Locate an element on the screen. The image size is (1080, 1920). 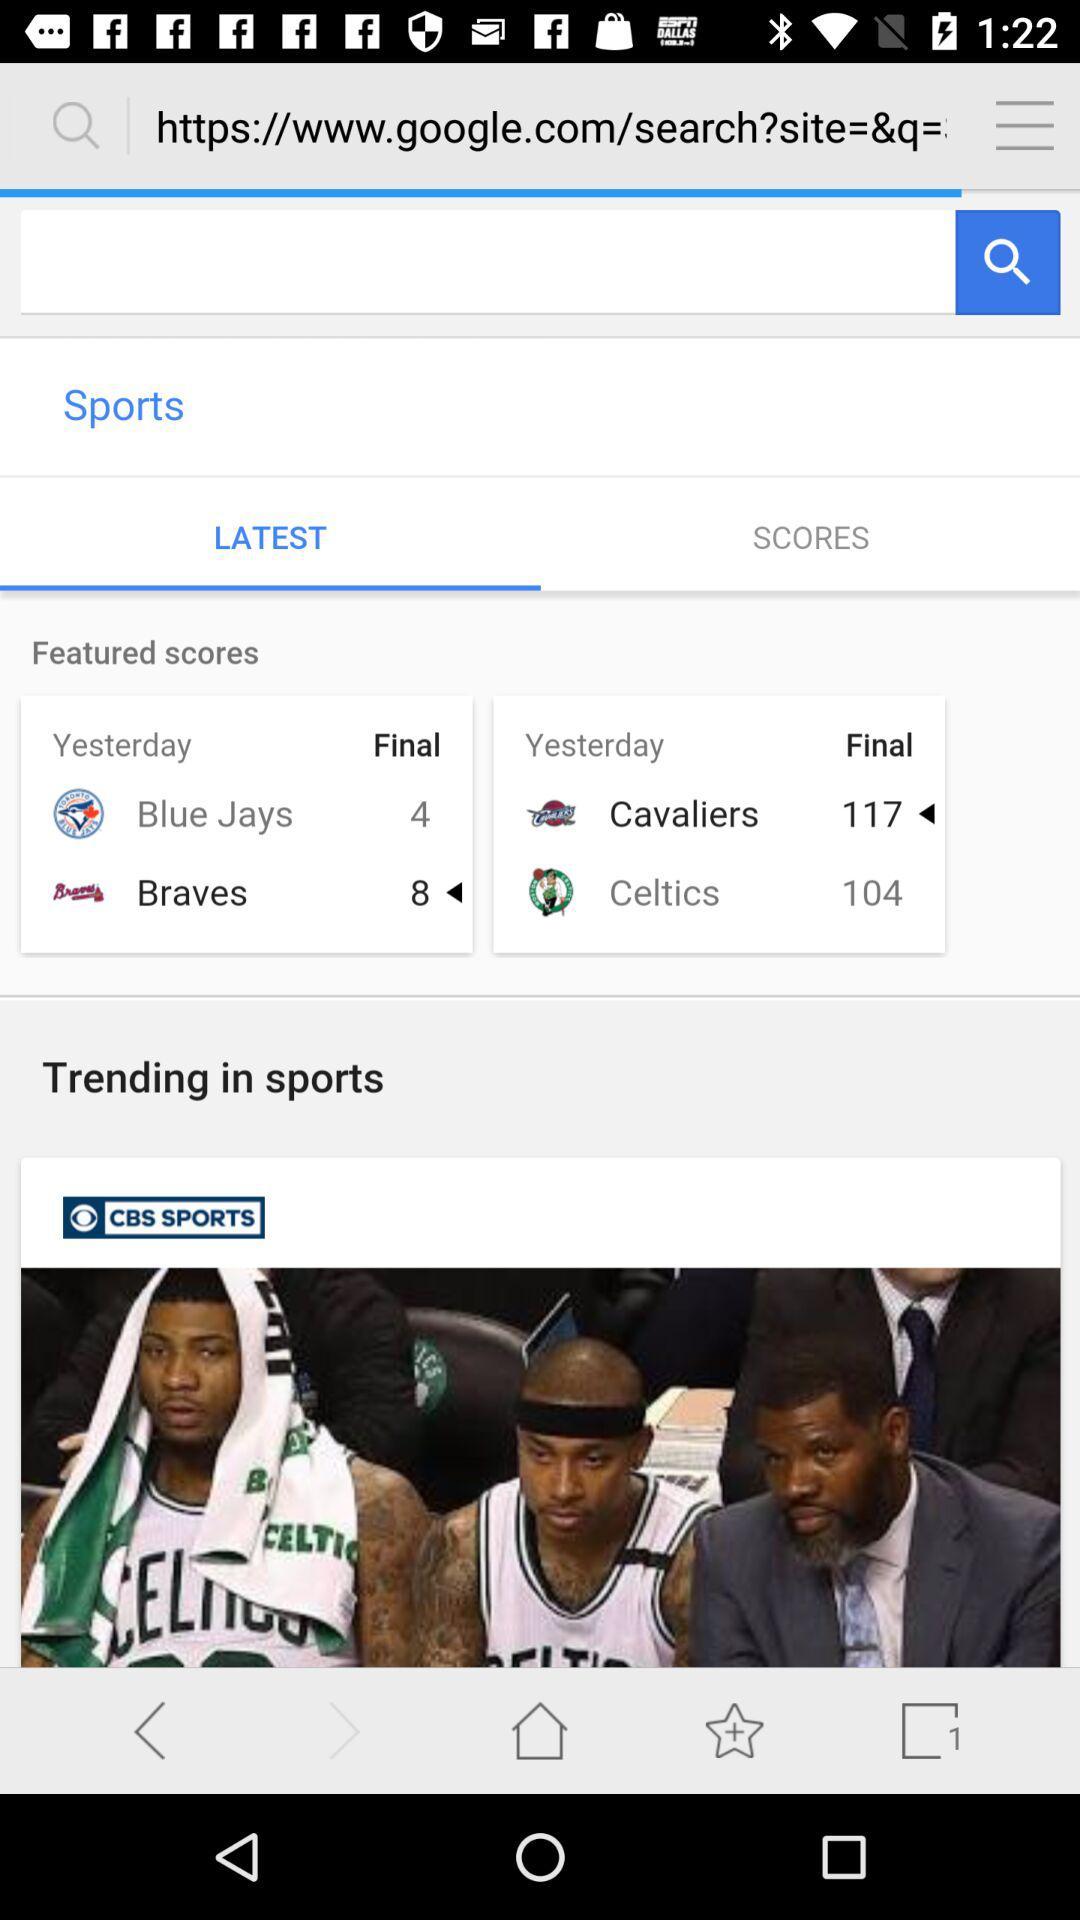
screen page is located at coordinates (540, 927).